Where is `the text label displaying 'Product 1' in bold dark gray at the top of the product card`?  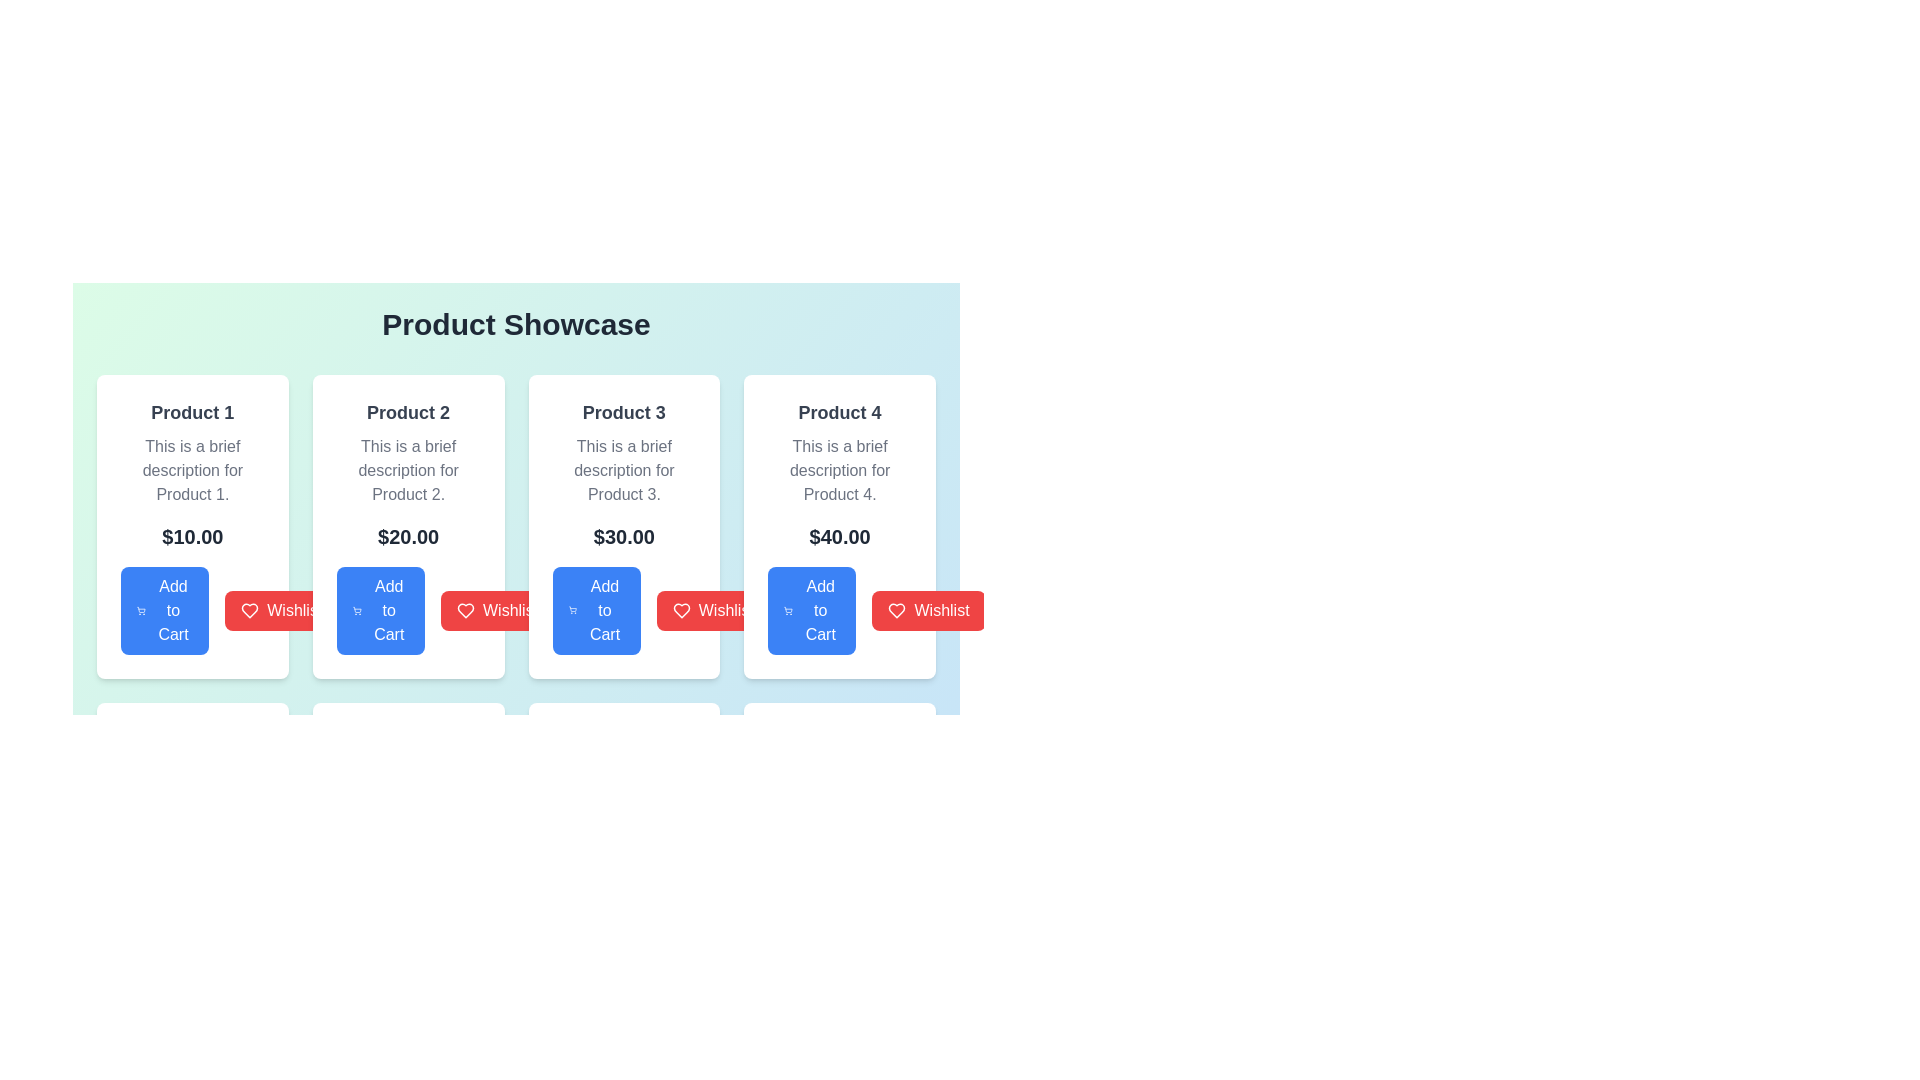
the text label displaying 'Product 1' in bold dark gray at the top of the product card is located at coordinates (192, 411).